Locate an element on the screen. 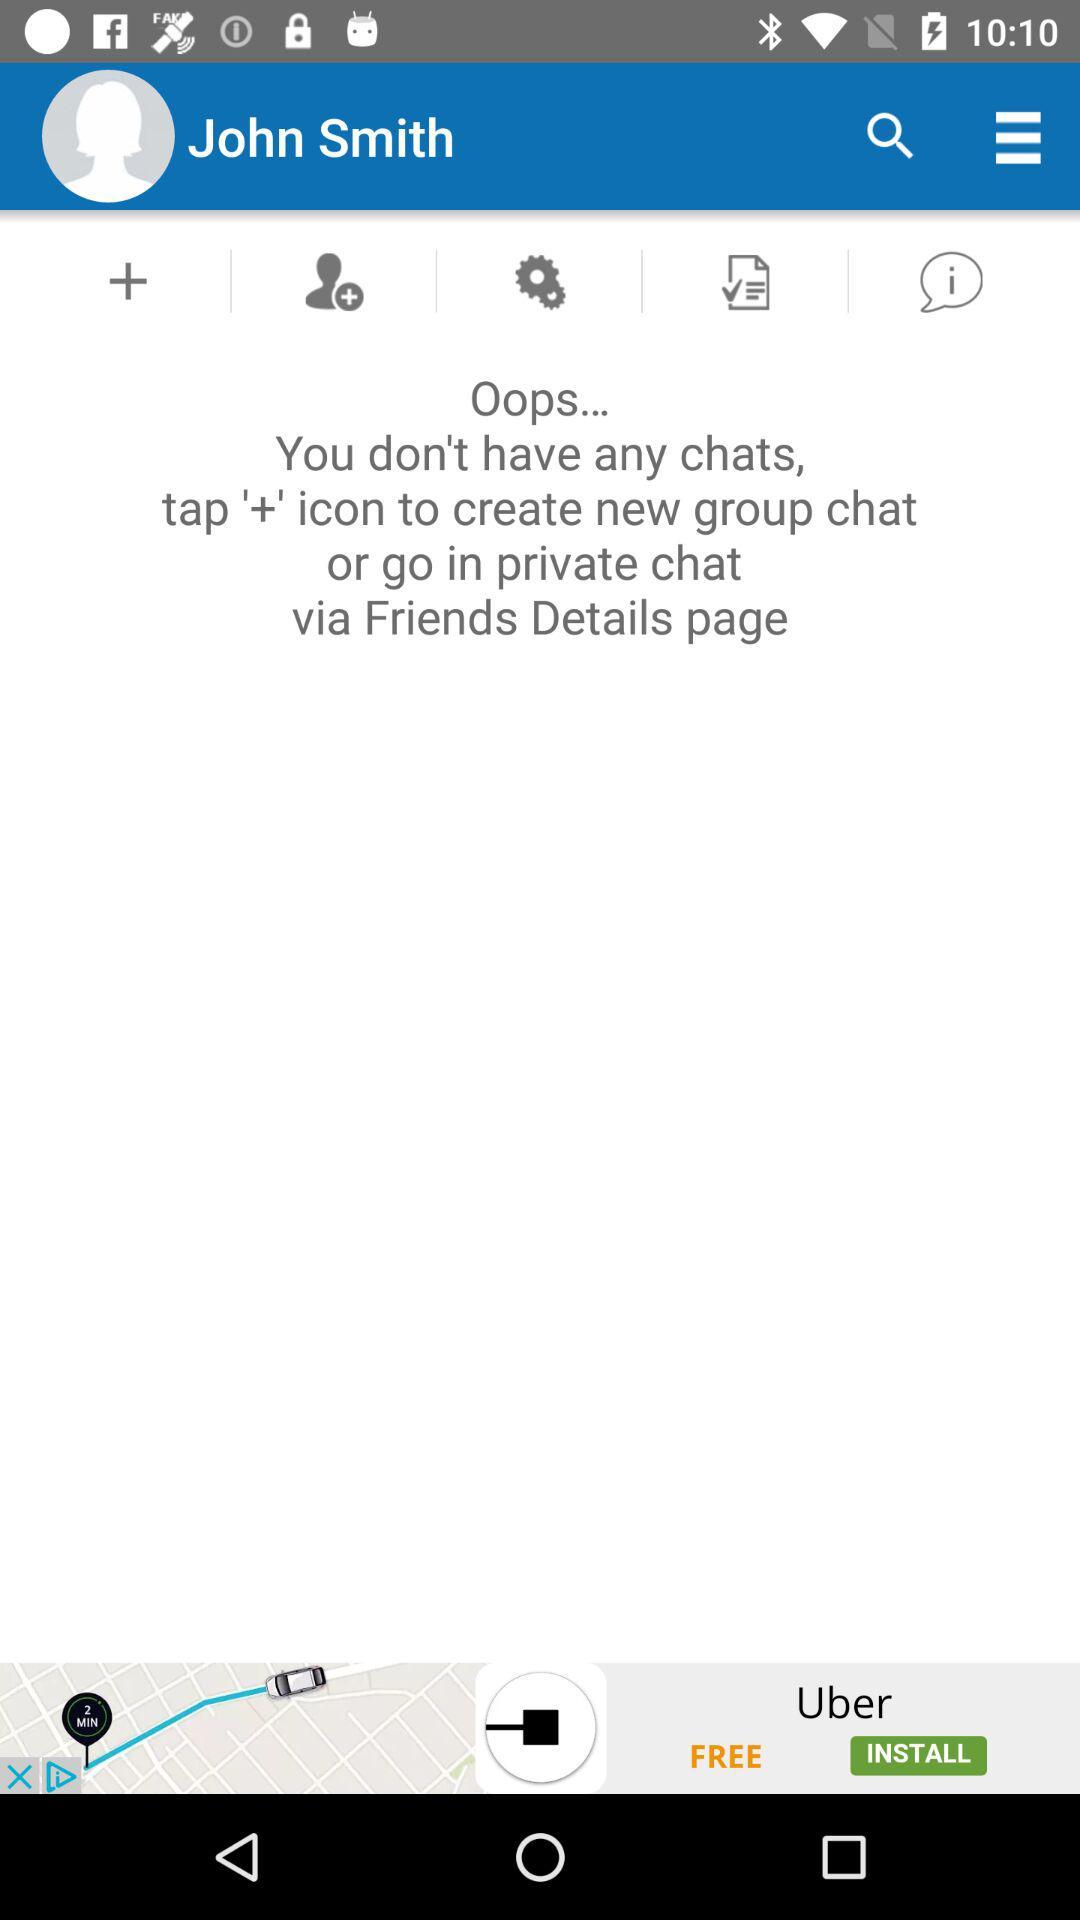 This screenshot has height=1920, width=1080. the description icon is located at coordinates (744, 280).